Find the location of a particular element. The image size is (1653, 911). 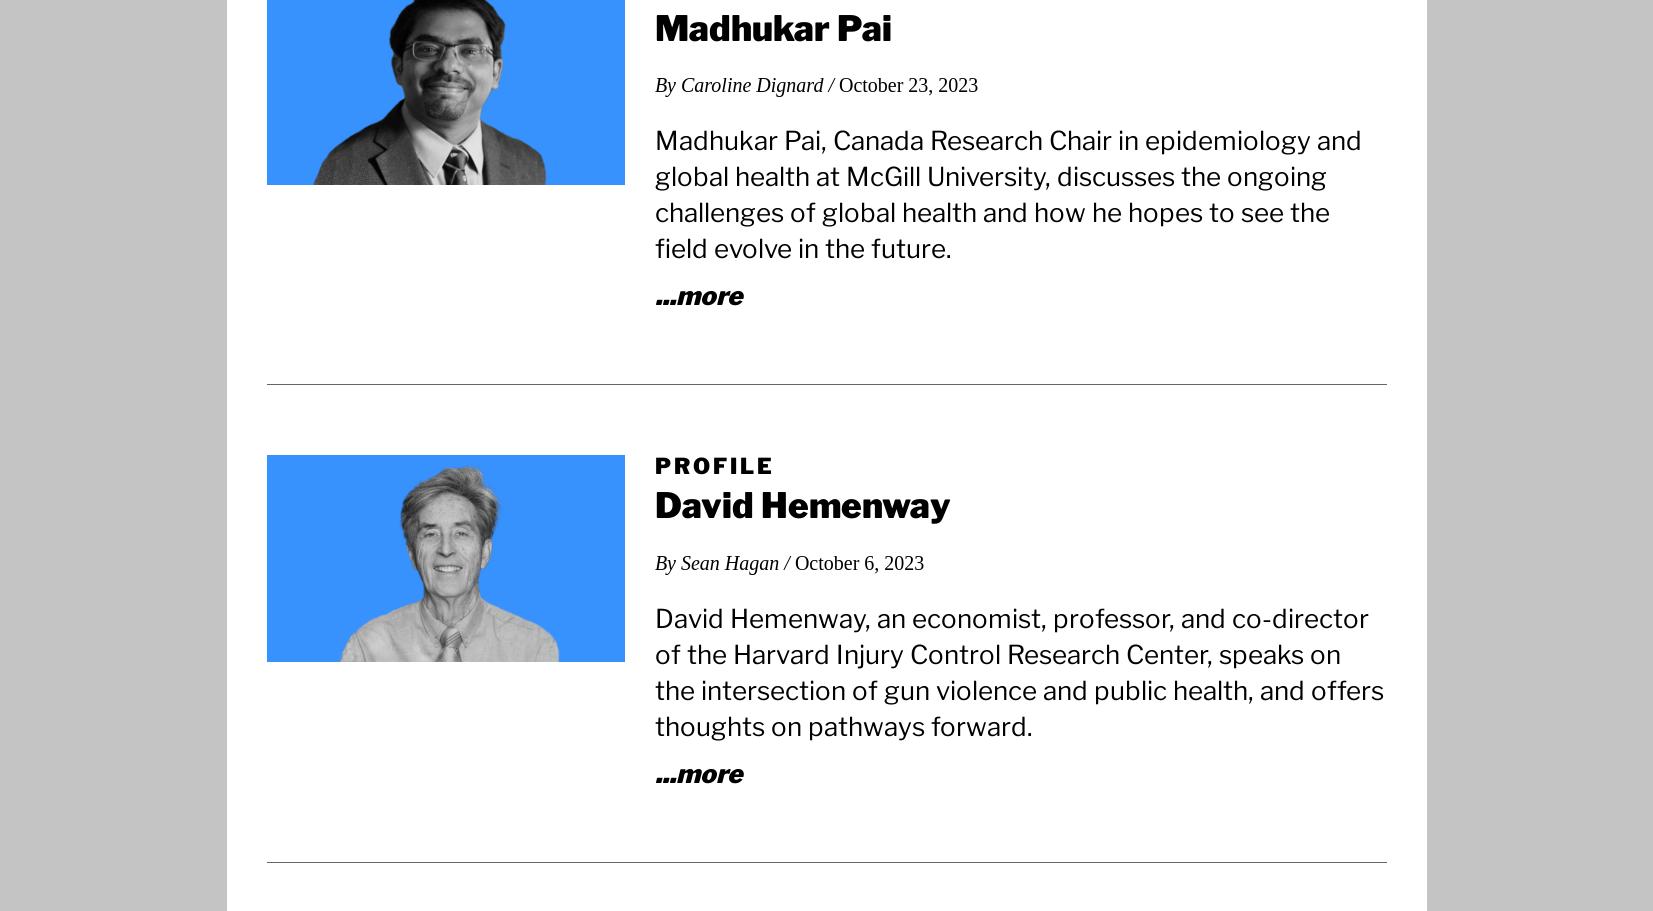

'Madhukar Pai' is located at coordinates (771, 27).